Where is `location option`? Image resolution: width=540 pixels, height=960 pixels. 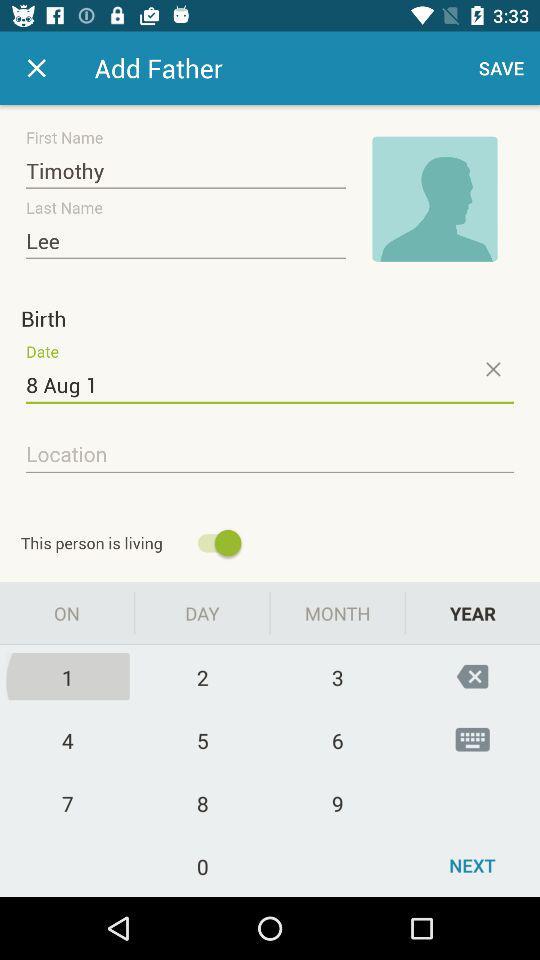 location option is located at coordinates (270, 455).